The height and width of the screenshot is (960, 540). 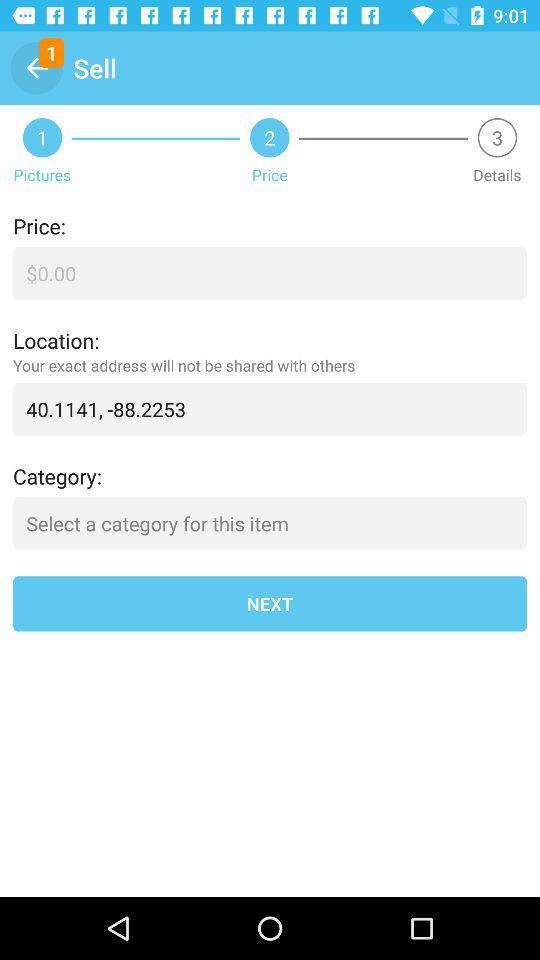 I want to click on item below category: item, so click(x=270, y=522).